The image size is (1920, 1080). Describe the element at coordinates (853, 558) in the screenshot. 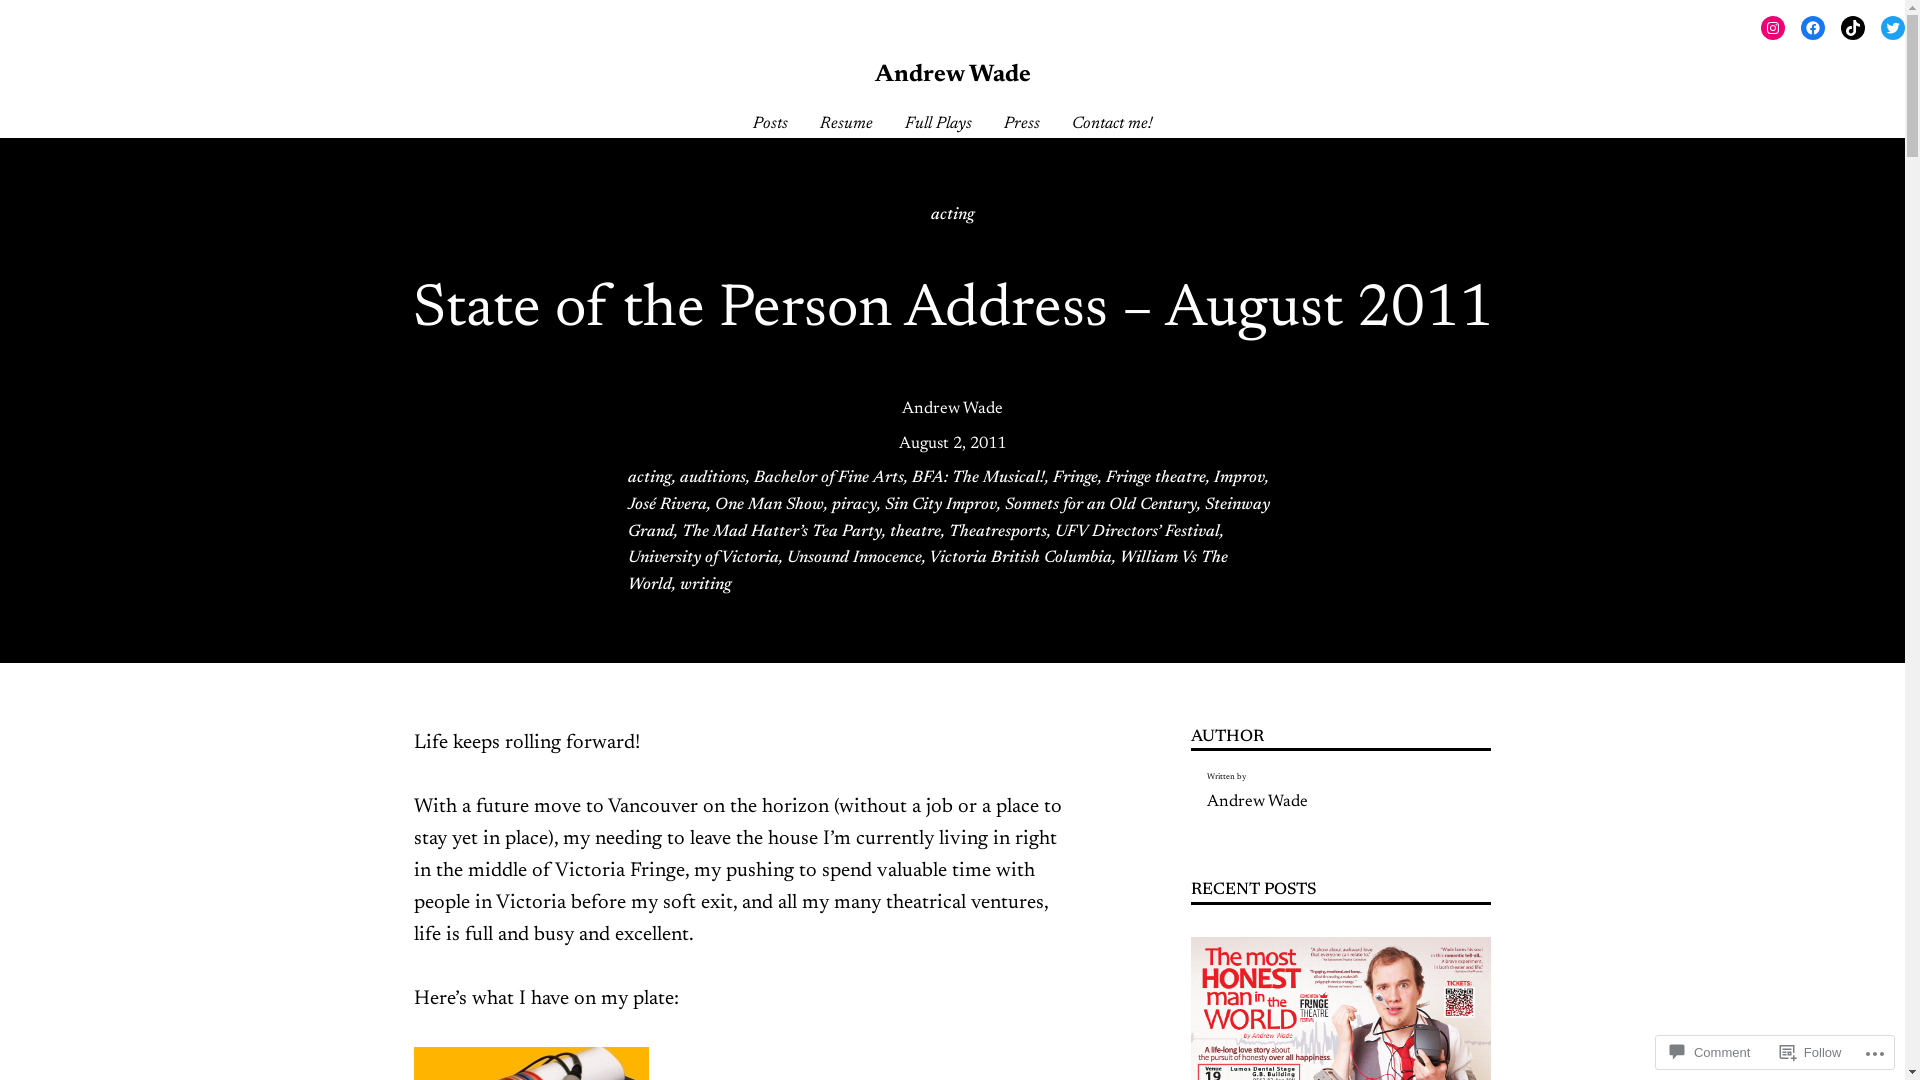

I see `'Unsound Innocence'` at that location.